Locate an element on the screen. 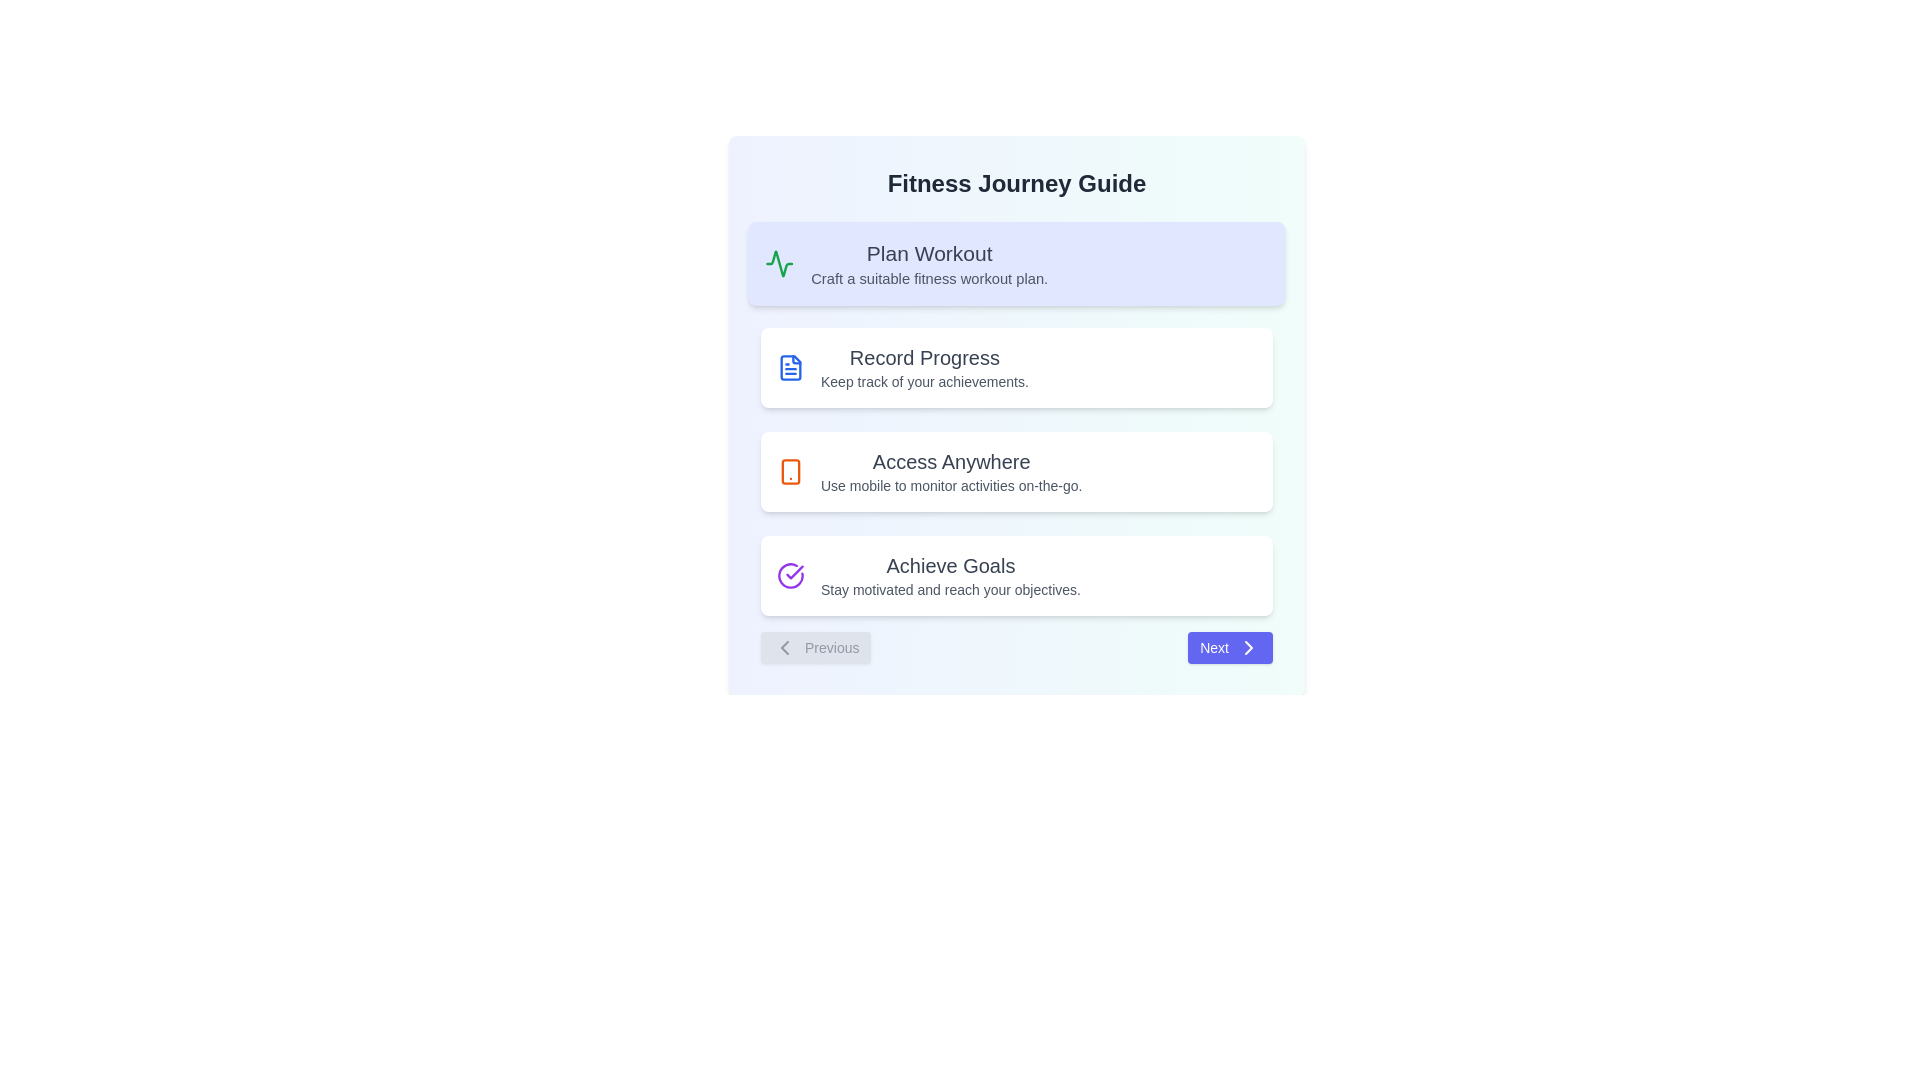 The image size is (1920, 1080). the Text Label that serves as a heading for the section, which reads 'Record Progress' and is located between 'Plan Workout' and 'Access Anywhere' is located at coordinates (923, 357).